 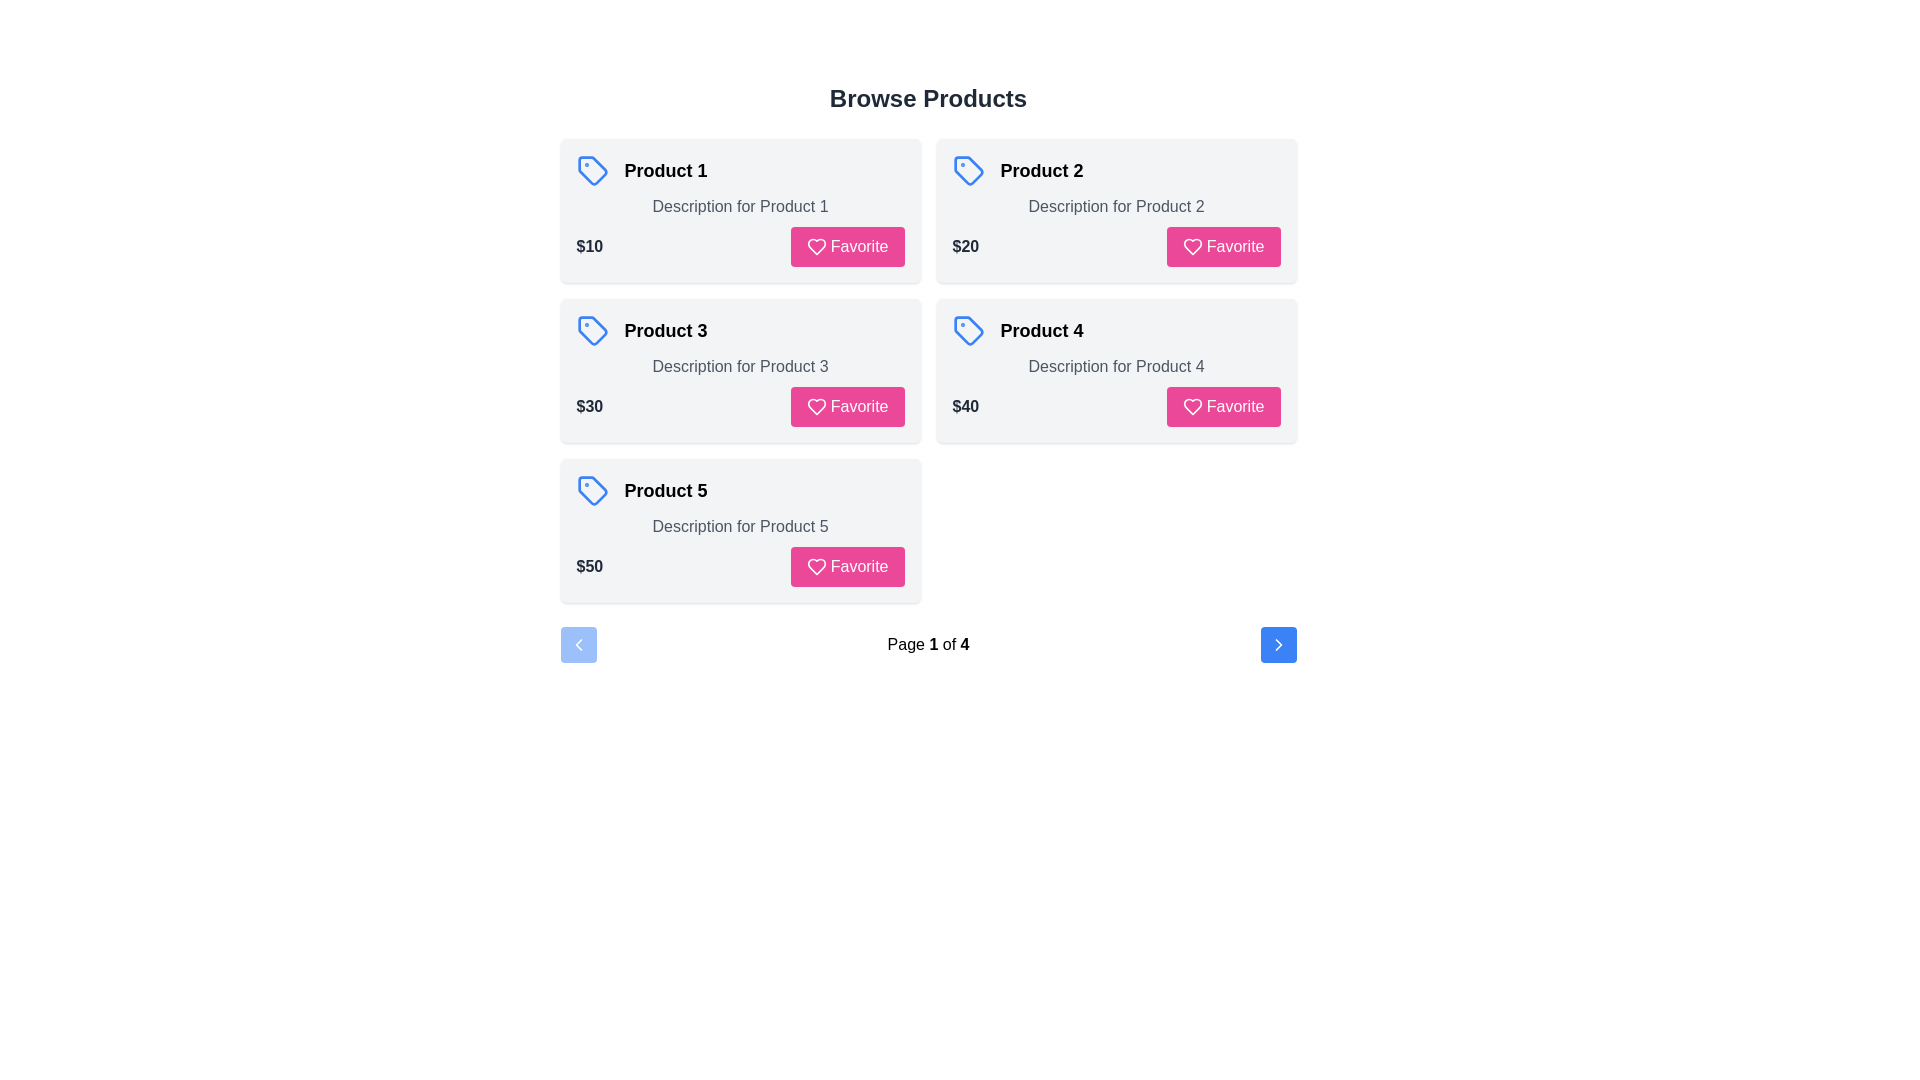 What do you see at coordinates (847, 567) in the screenshot?
I see `the 'Favorite' button with a pink background and heart icon located at the bottom right corner of the fifth product card titled 'Product 5' to favorite the item` at bounding box center [847, 567].